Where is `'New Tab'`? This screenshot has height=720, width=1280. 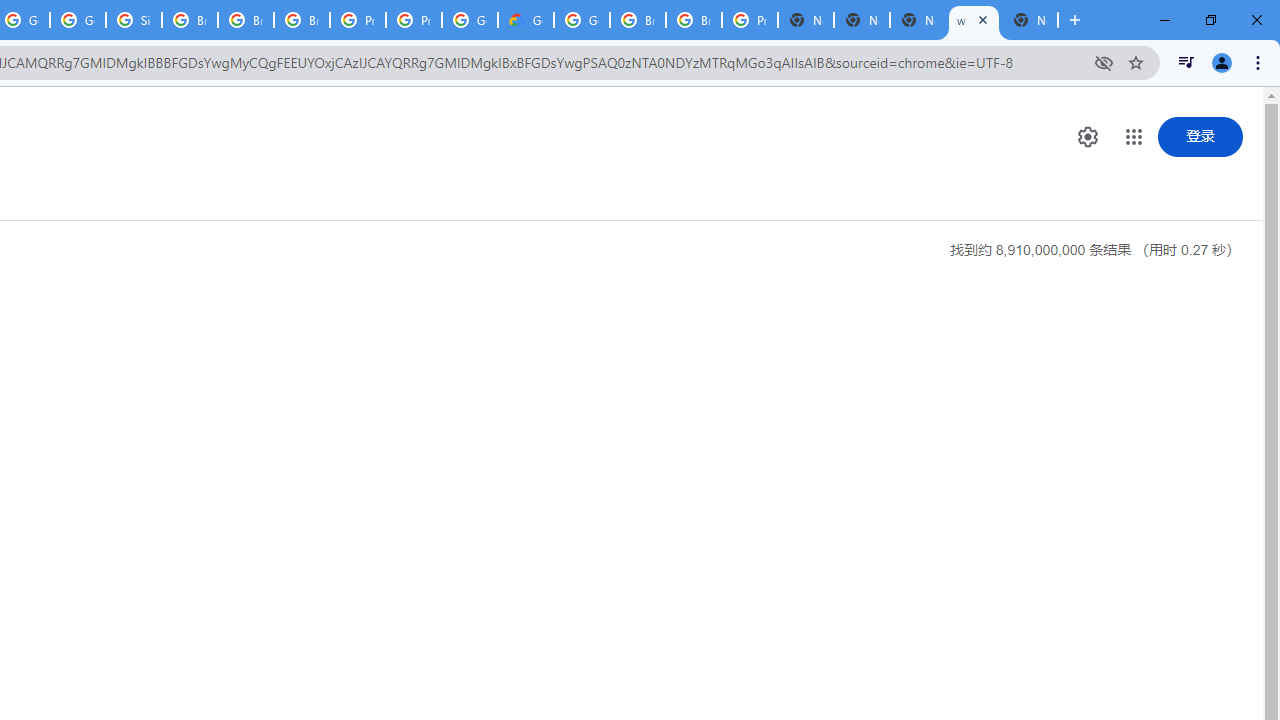 'New Tab' is located at coordinates (1030, 20).